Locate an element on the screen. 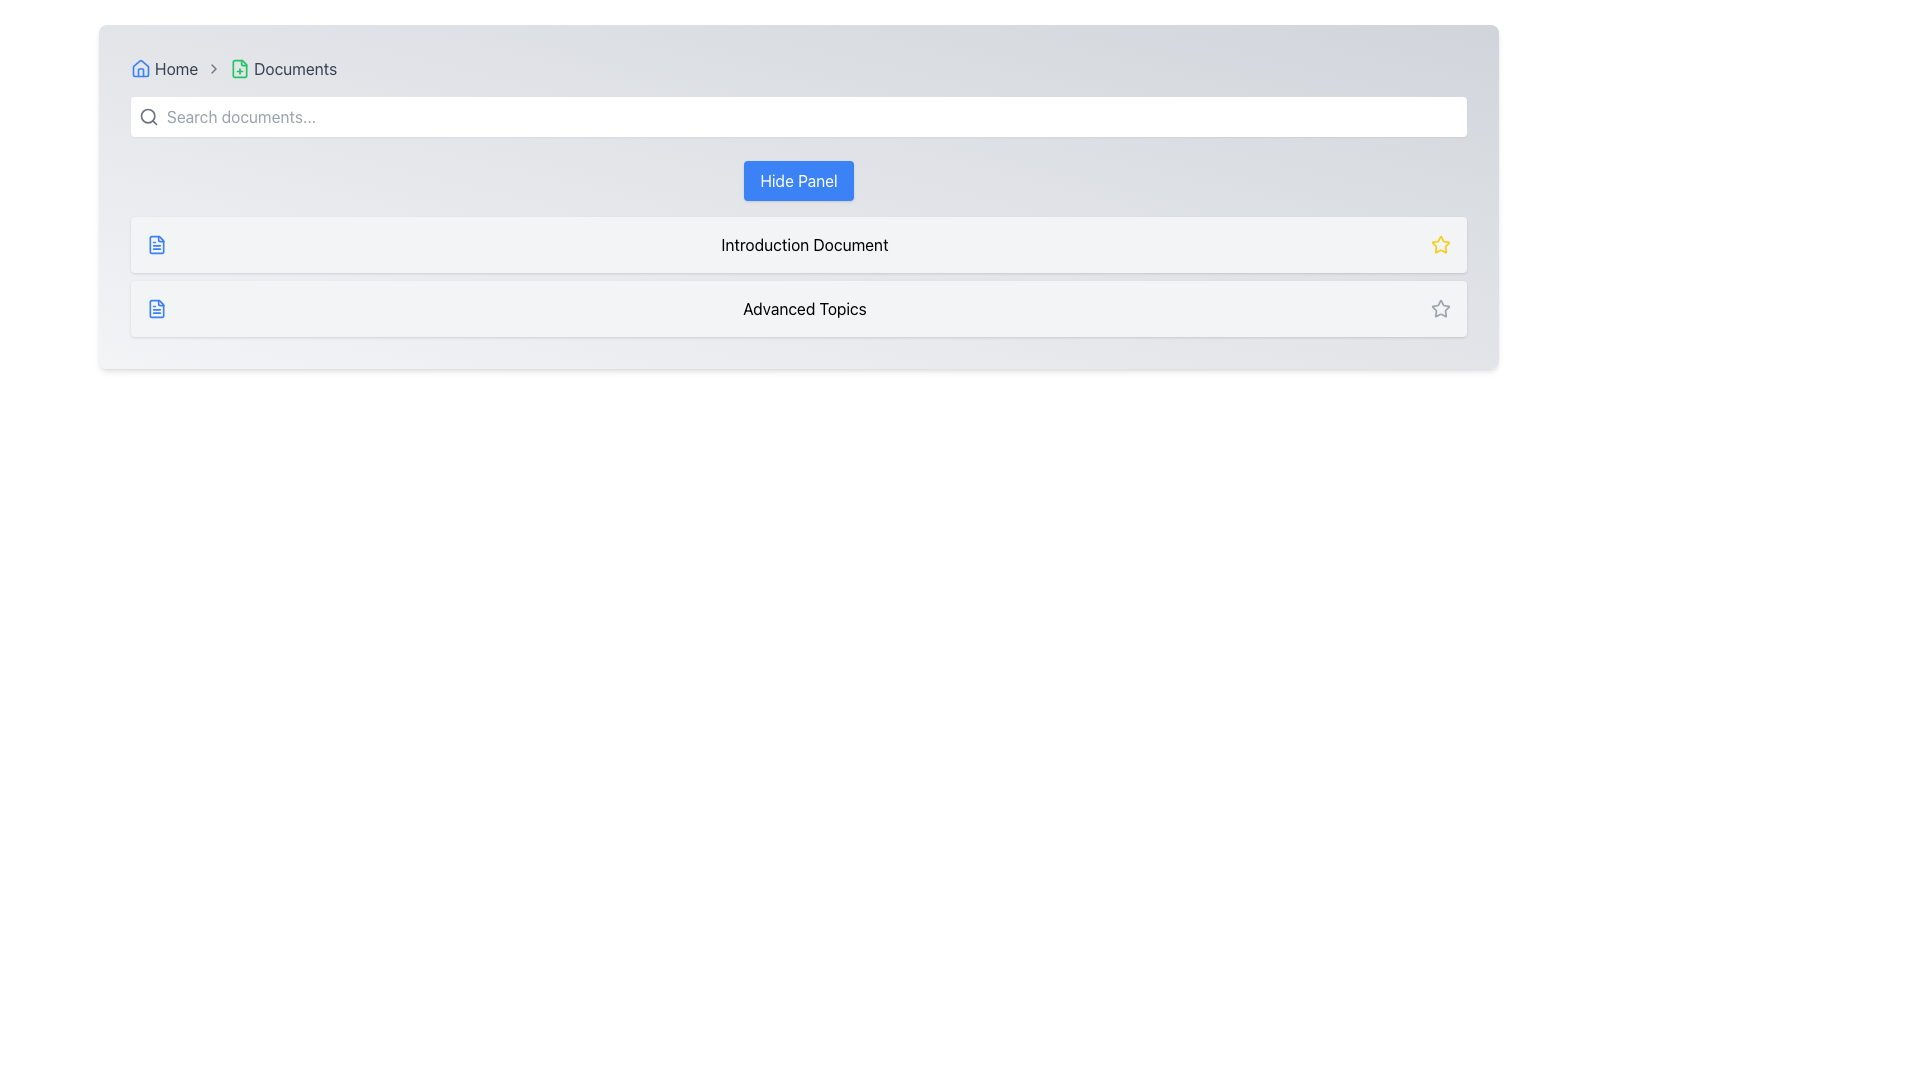  the chevron icon located between the 'Home' and 'Documents' breadcrumb links in the navigation header is located at coordinates (214, 68).